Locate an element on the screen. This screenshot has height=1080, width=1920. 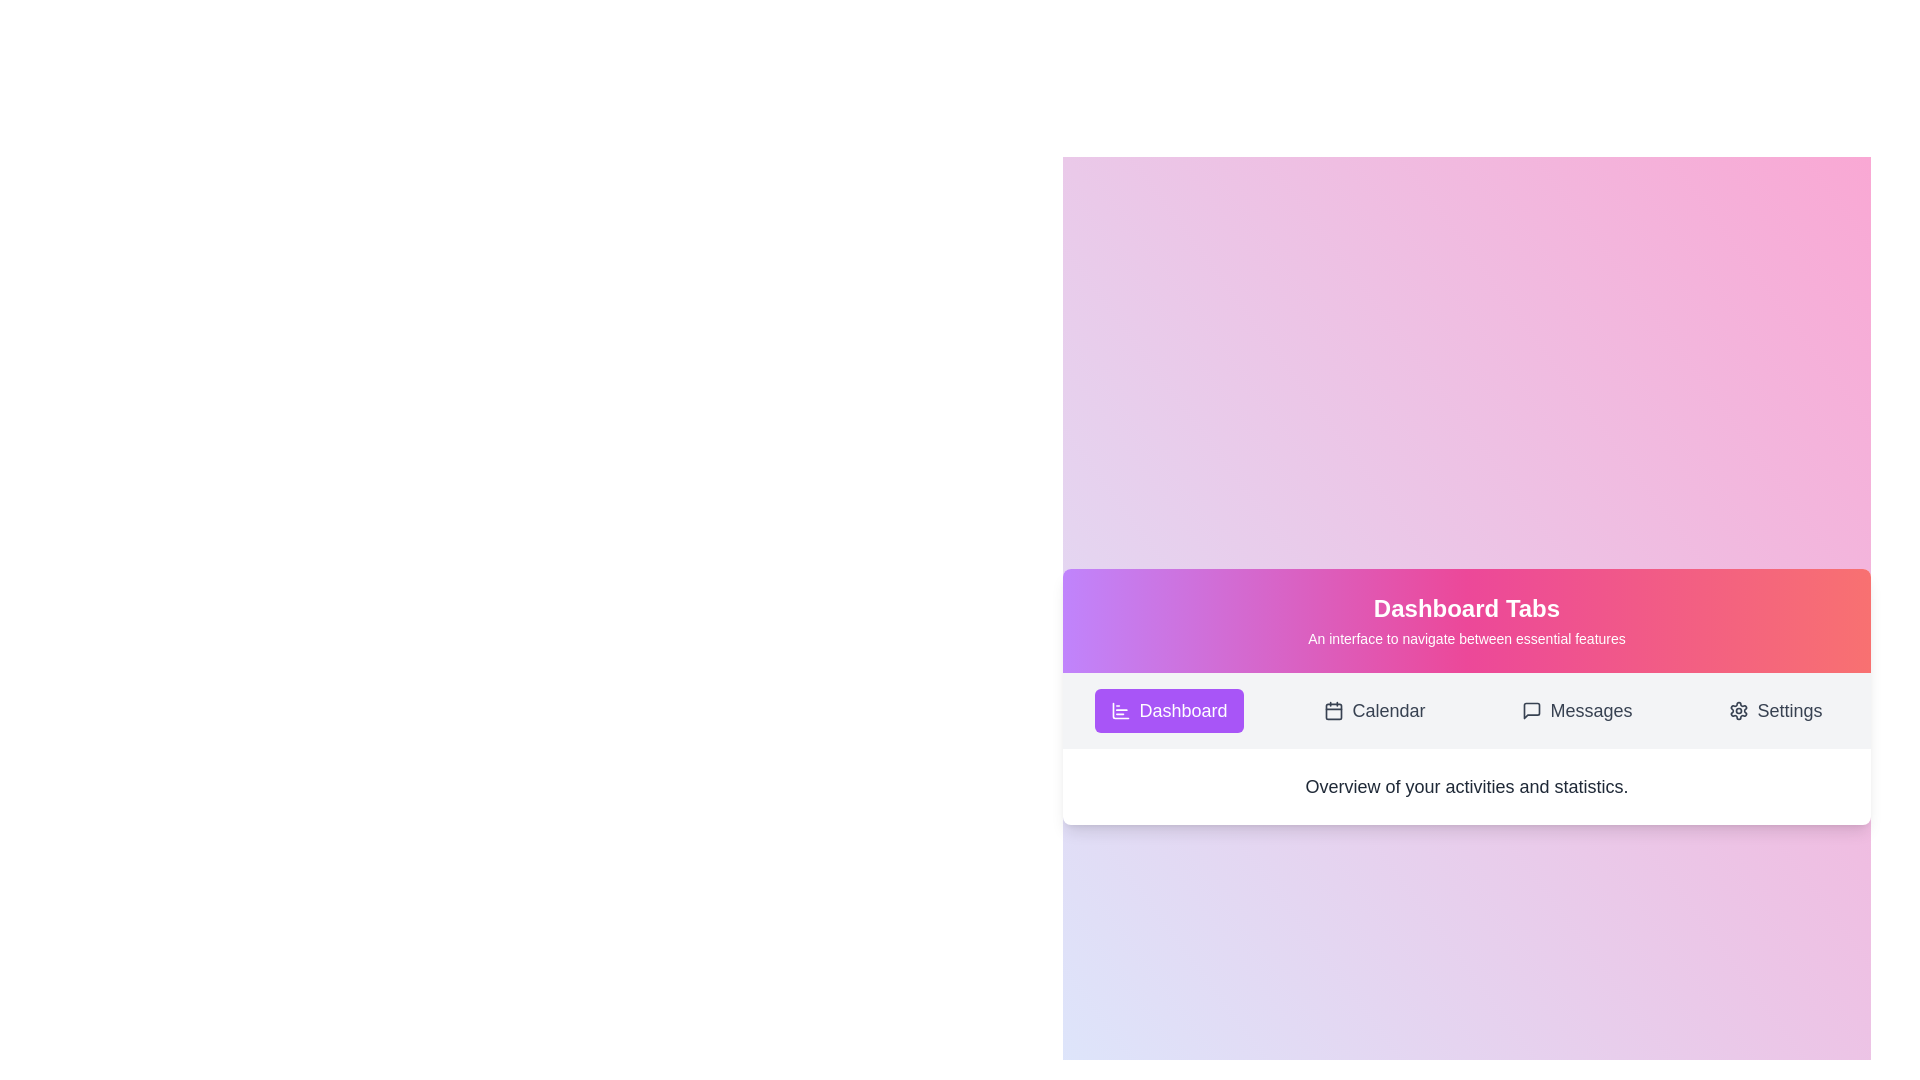
the static text label located directly below the 'Dashboard Tabs' heading is located at coordinates (1467, 639).